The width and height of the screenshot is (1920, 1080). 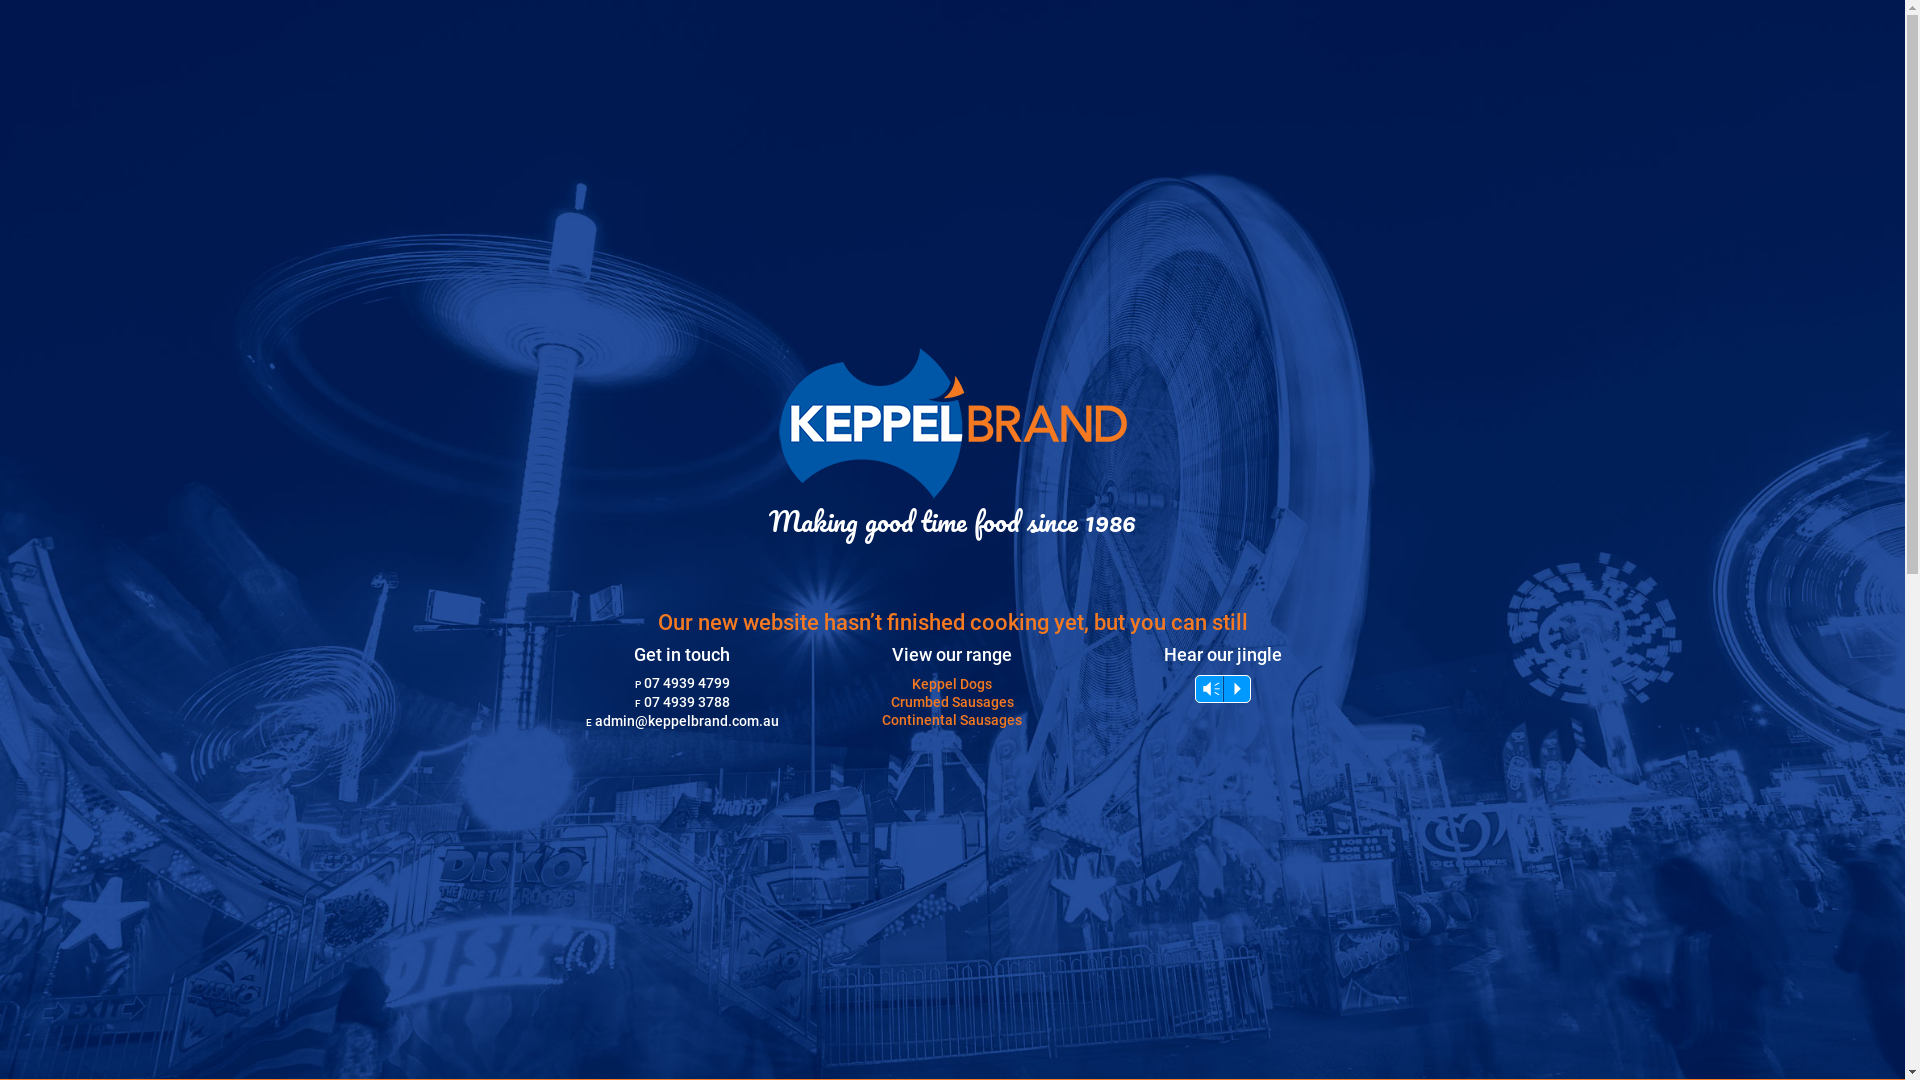 I want to click on 'Continental Sausages', so click(x=950, y=720).